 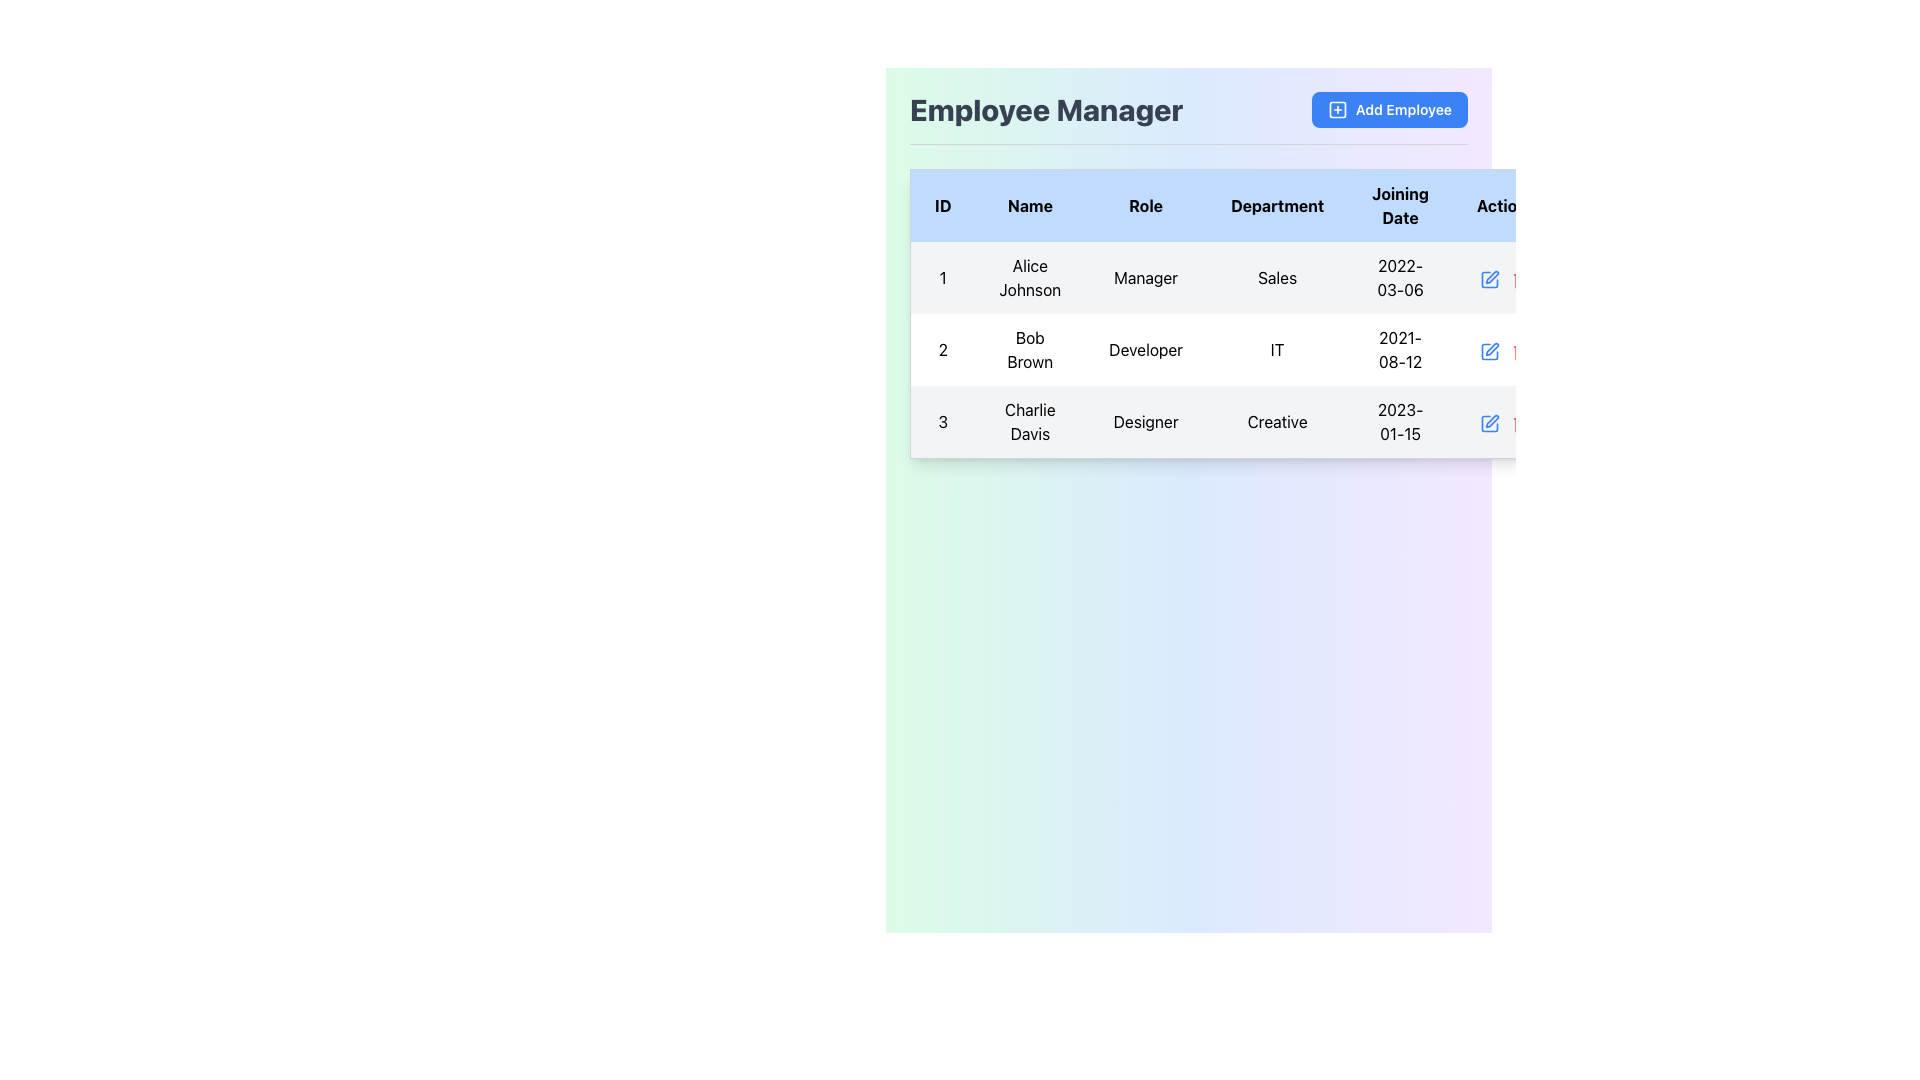 What do you see at coordinates (1276, 421) in the screenshot?
I see `the text label displaying the department name 'Creative' for the employee 'Charlie Davis', which is located in the fourth cell of the row under the 'Department' column` at bounding box center [1276, 421].